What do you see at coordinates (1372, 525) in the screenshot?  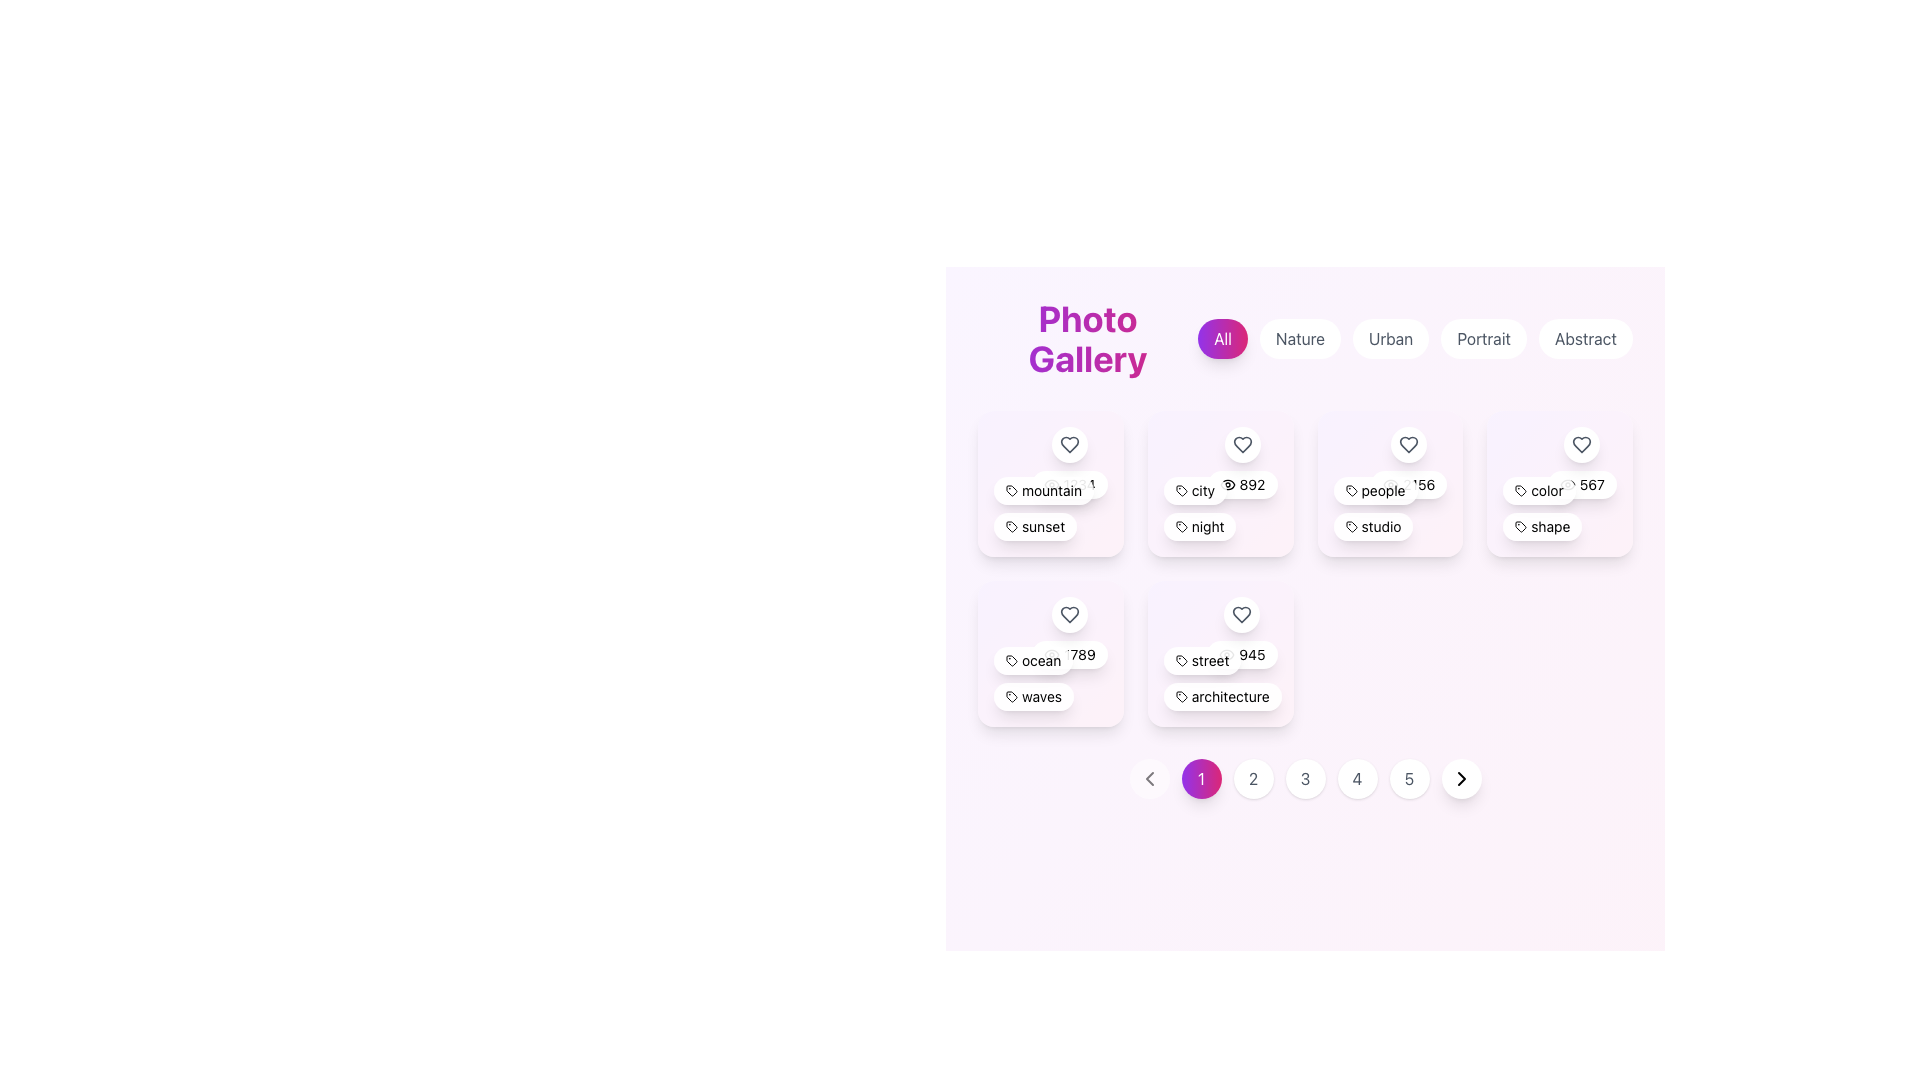 I see `the second tag in the third column of the grid layout, located below the 'people' tag` at bounding box center [1372, 525].